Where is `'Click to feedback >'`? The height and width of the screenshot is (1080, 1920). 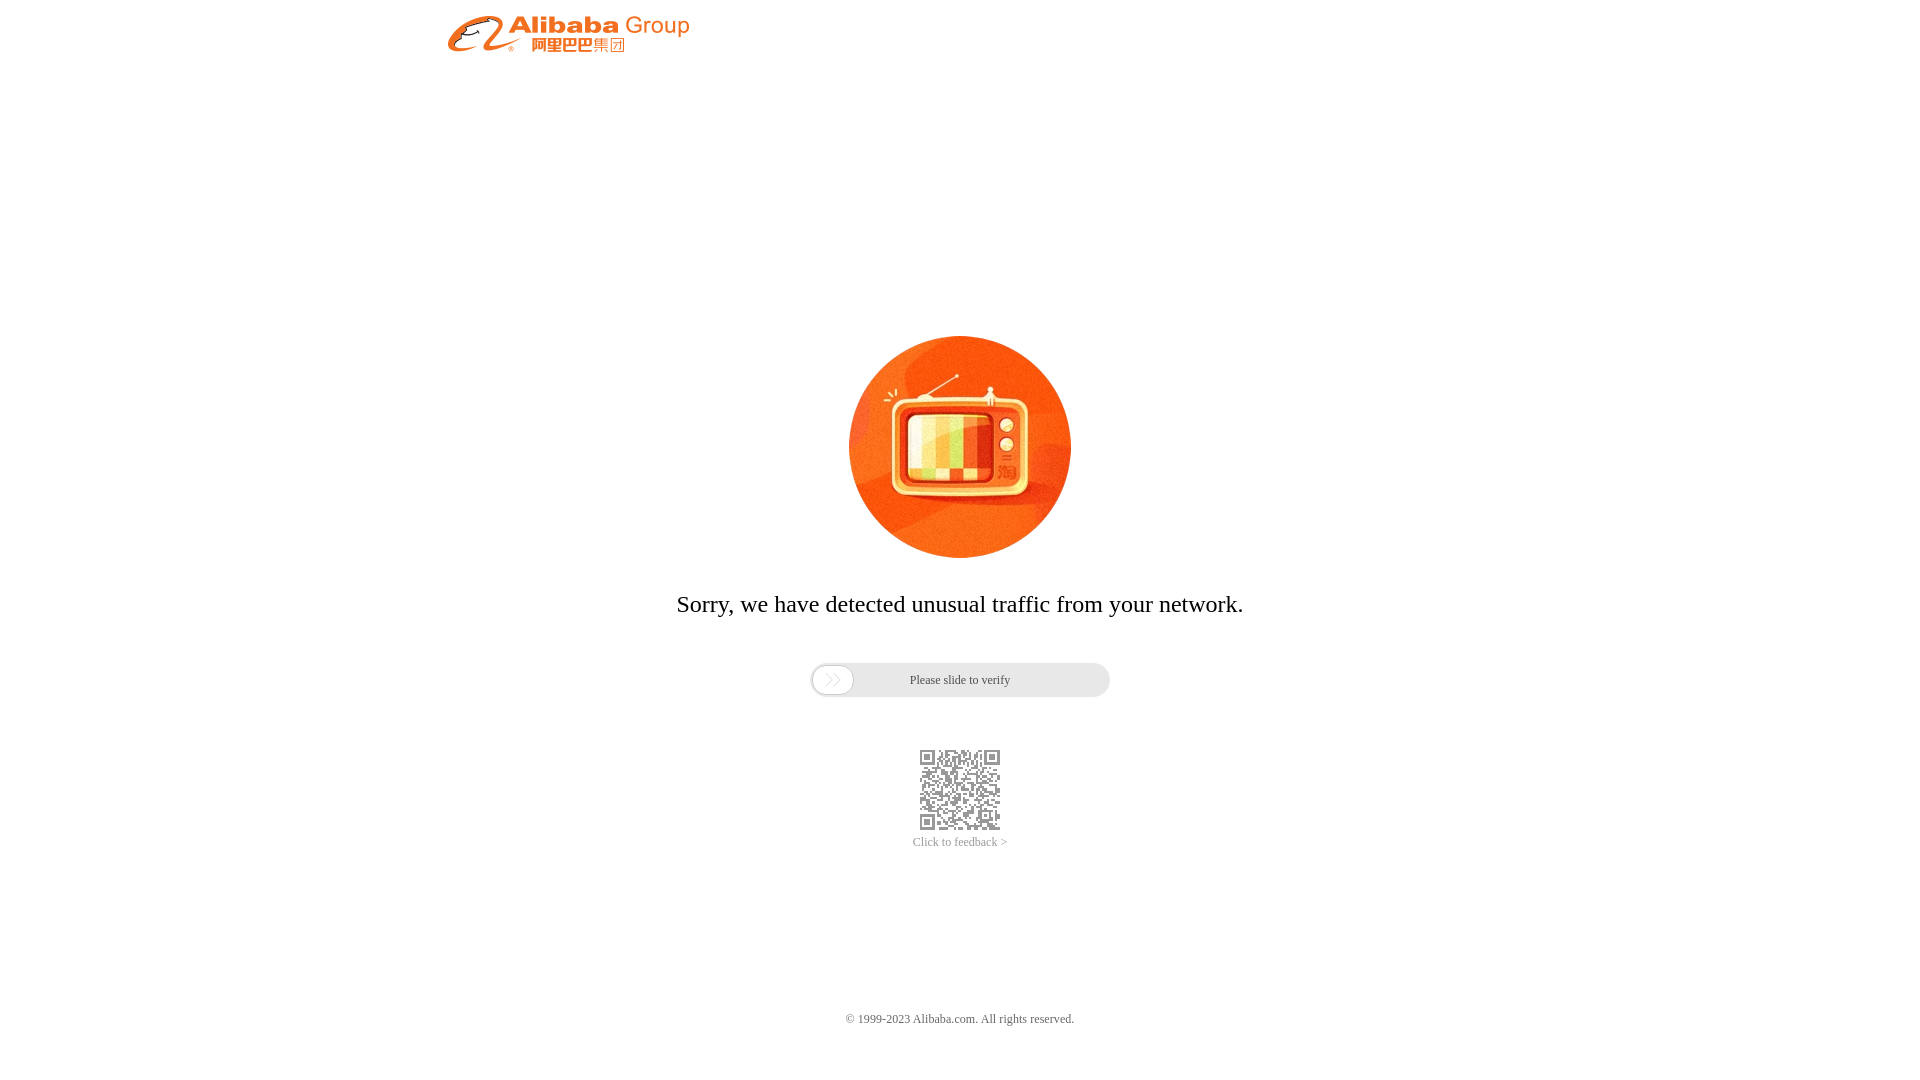 'Click to feedback >' is located at coordinates (960, 842).